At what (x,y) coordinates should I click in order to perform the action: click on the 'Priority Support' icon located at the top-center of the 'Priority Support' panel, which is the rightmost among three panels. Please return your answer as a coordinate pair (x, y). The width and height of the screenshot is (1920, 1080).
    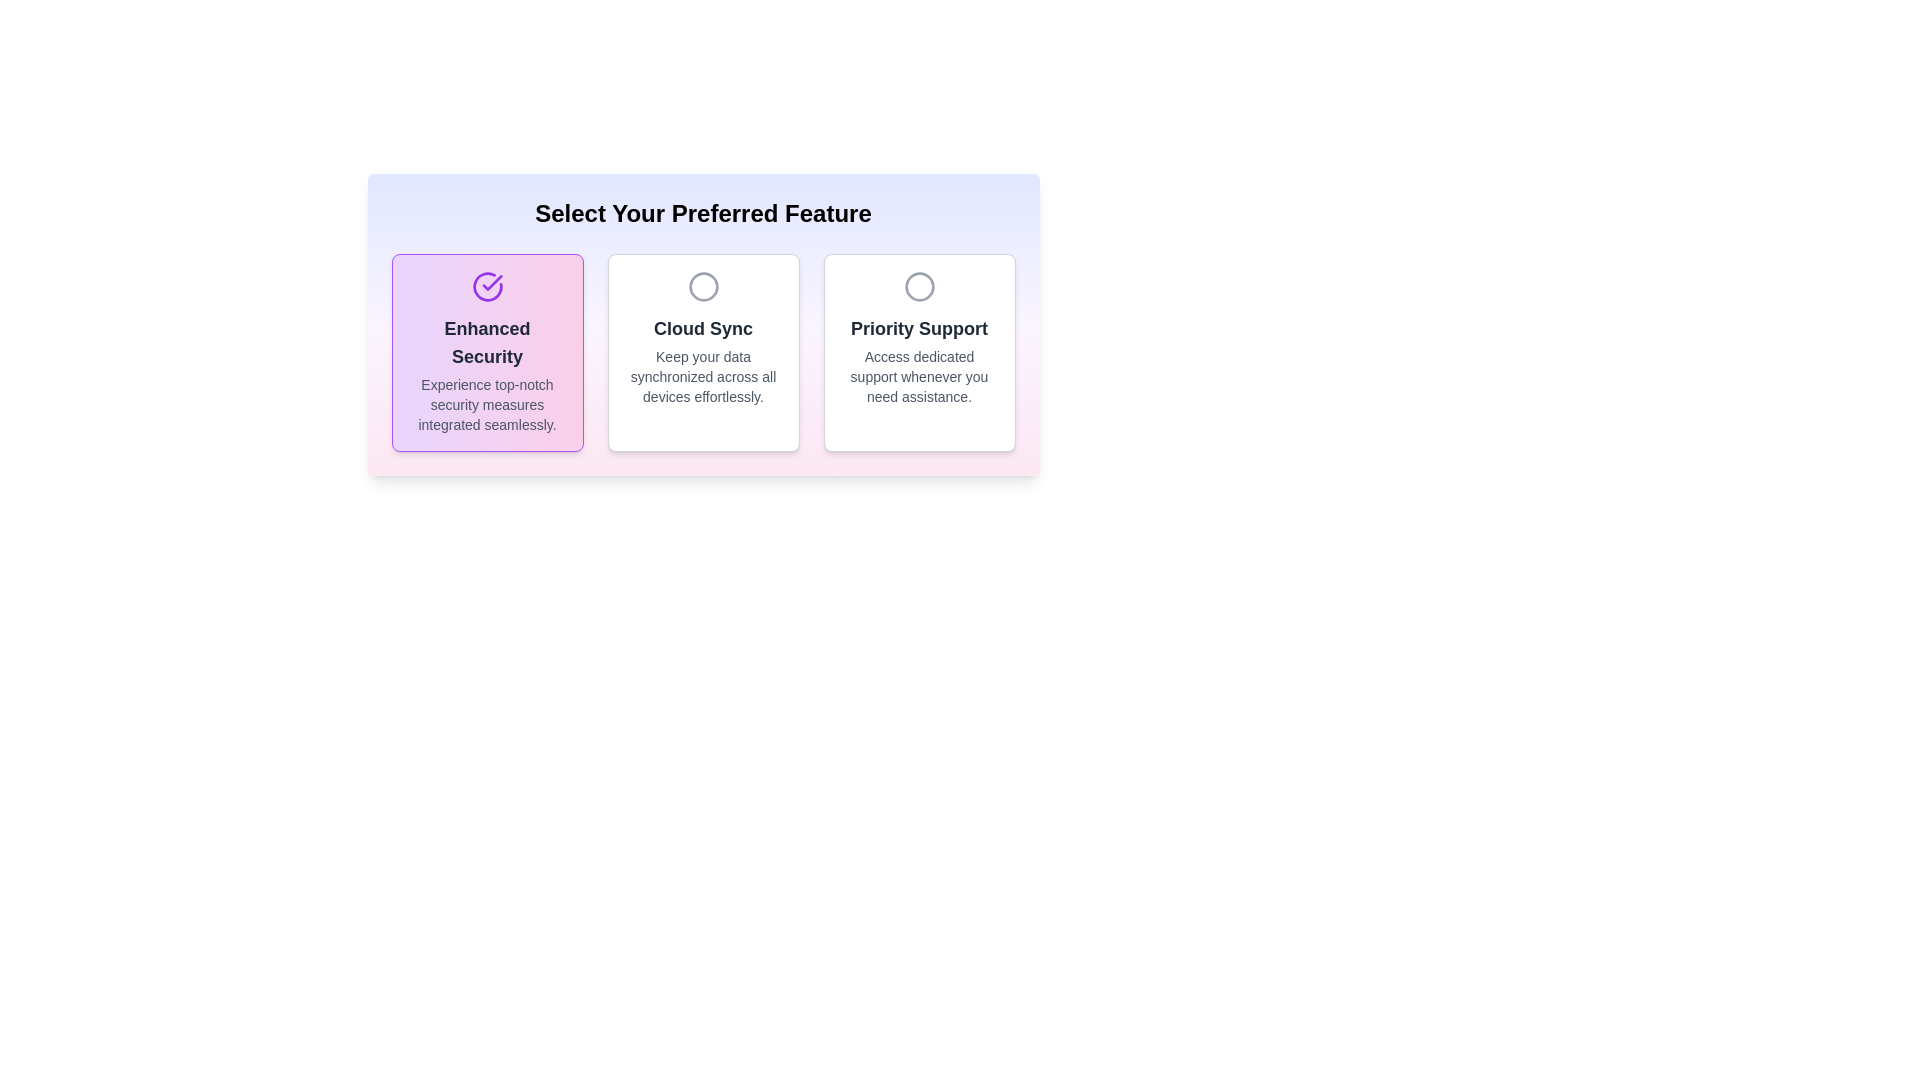
    Looking at the image, I should click on (918, 286).